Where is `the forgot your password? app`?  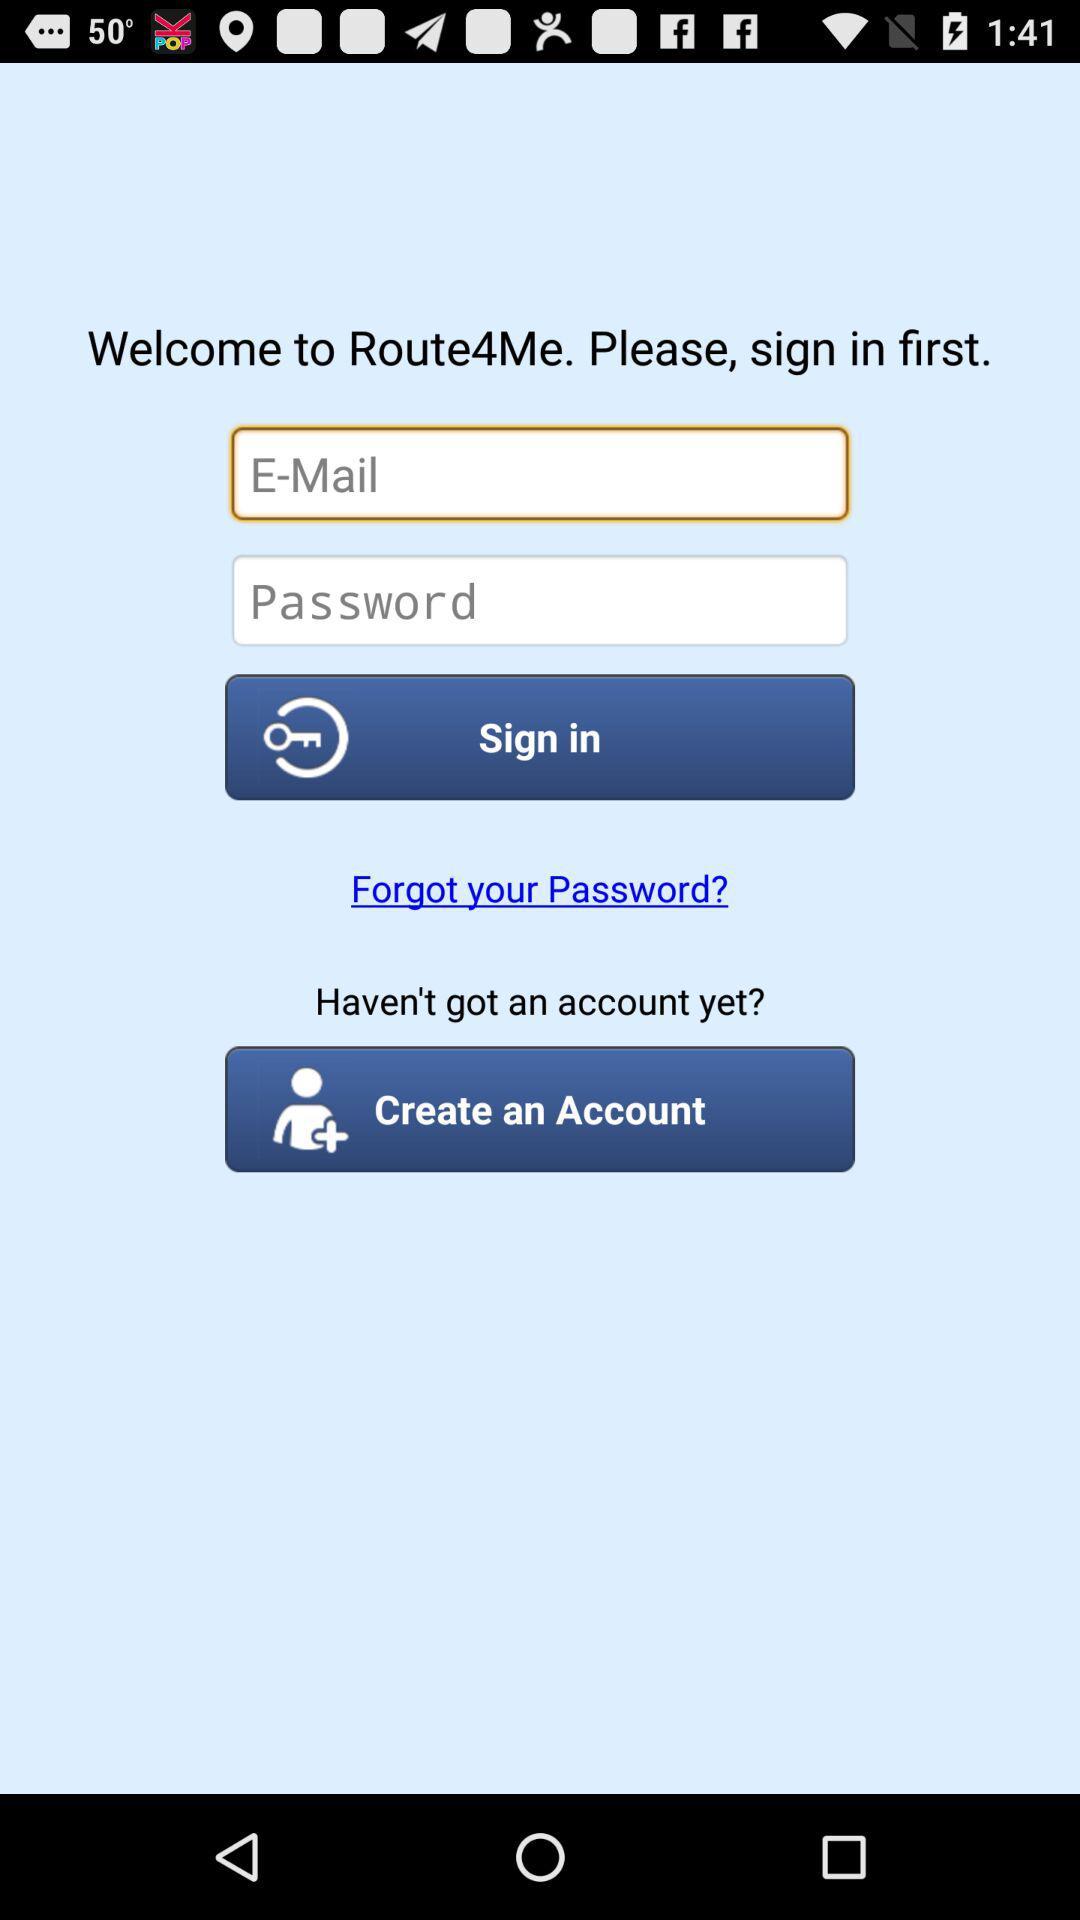 the forgot your password? app is located at coordinates (538, 887).